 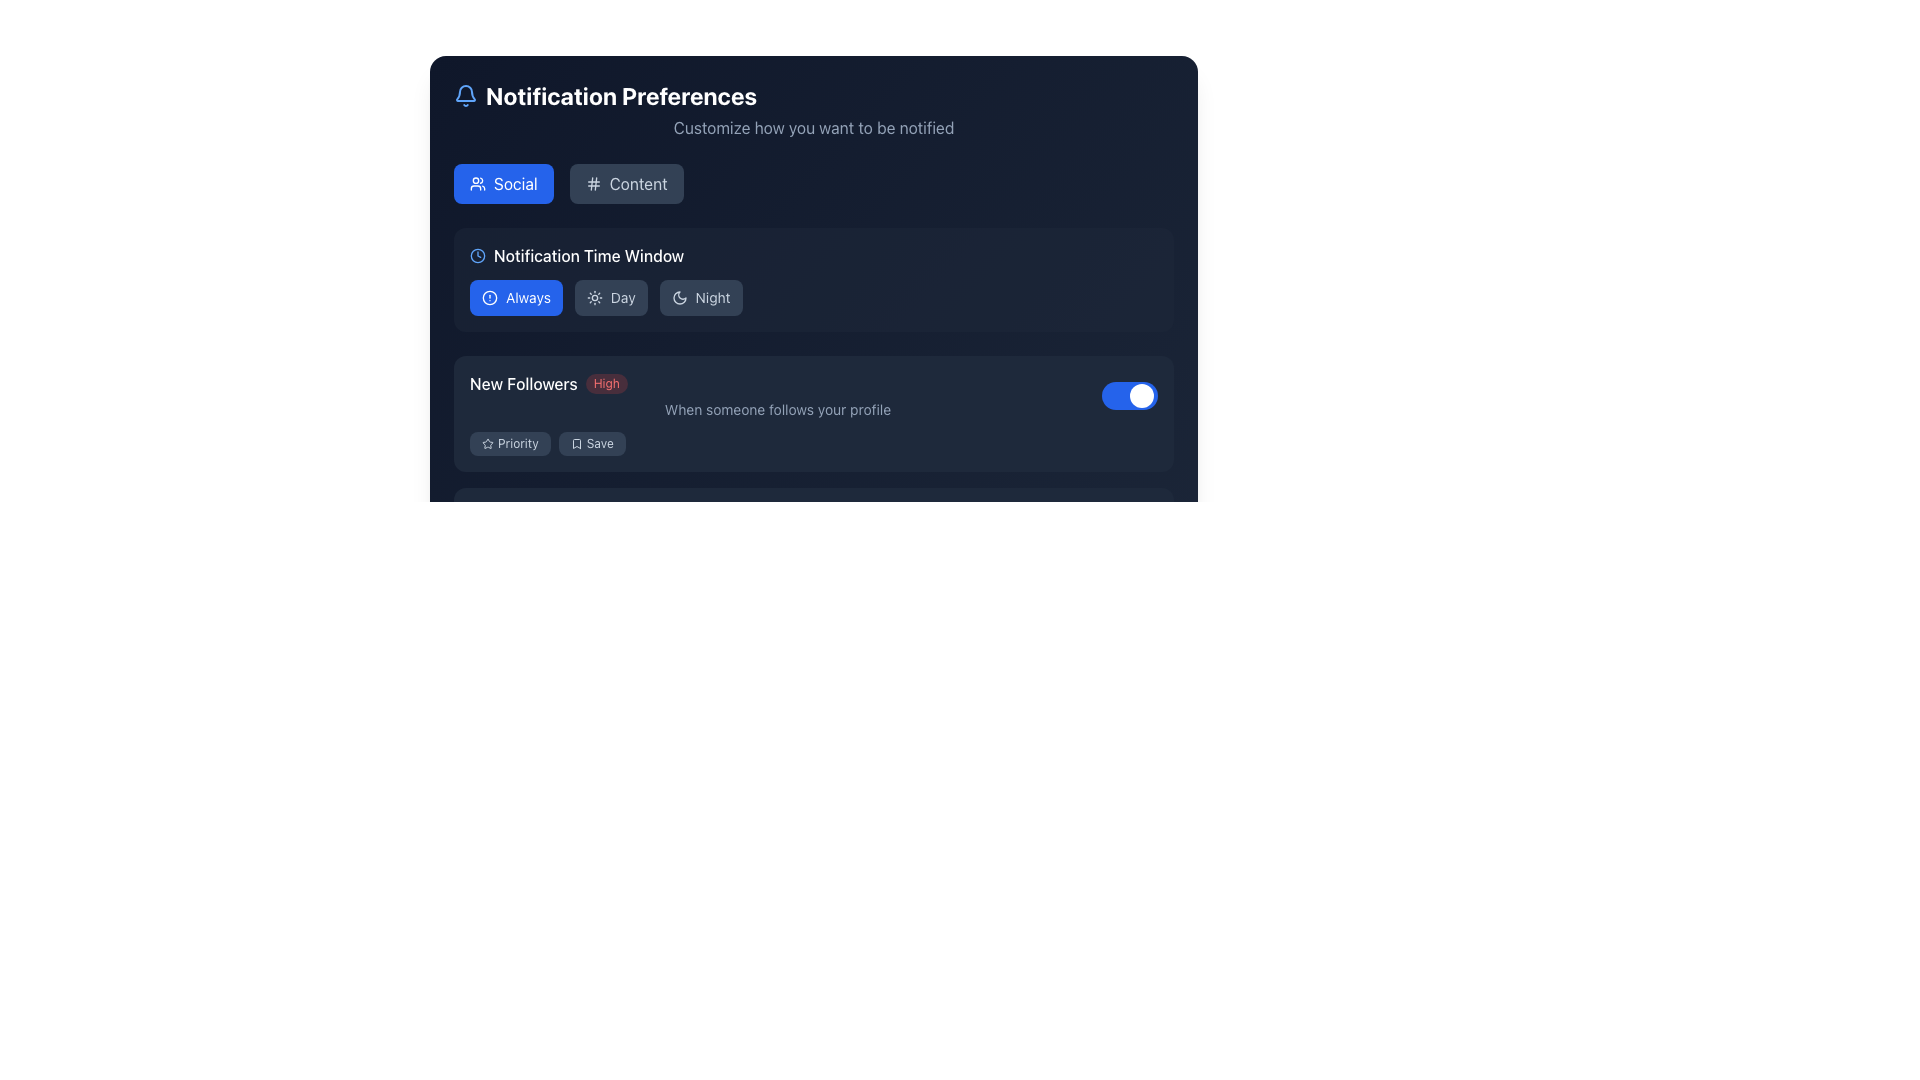 What do you see at coordinates (605, 384) in the screenshot?
I see `the displayed priority level of the 'High' label or badge, which appears to the right of 'New Followers' in the 'Notification Preferences' section` at bounding box center [605, 384].